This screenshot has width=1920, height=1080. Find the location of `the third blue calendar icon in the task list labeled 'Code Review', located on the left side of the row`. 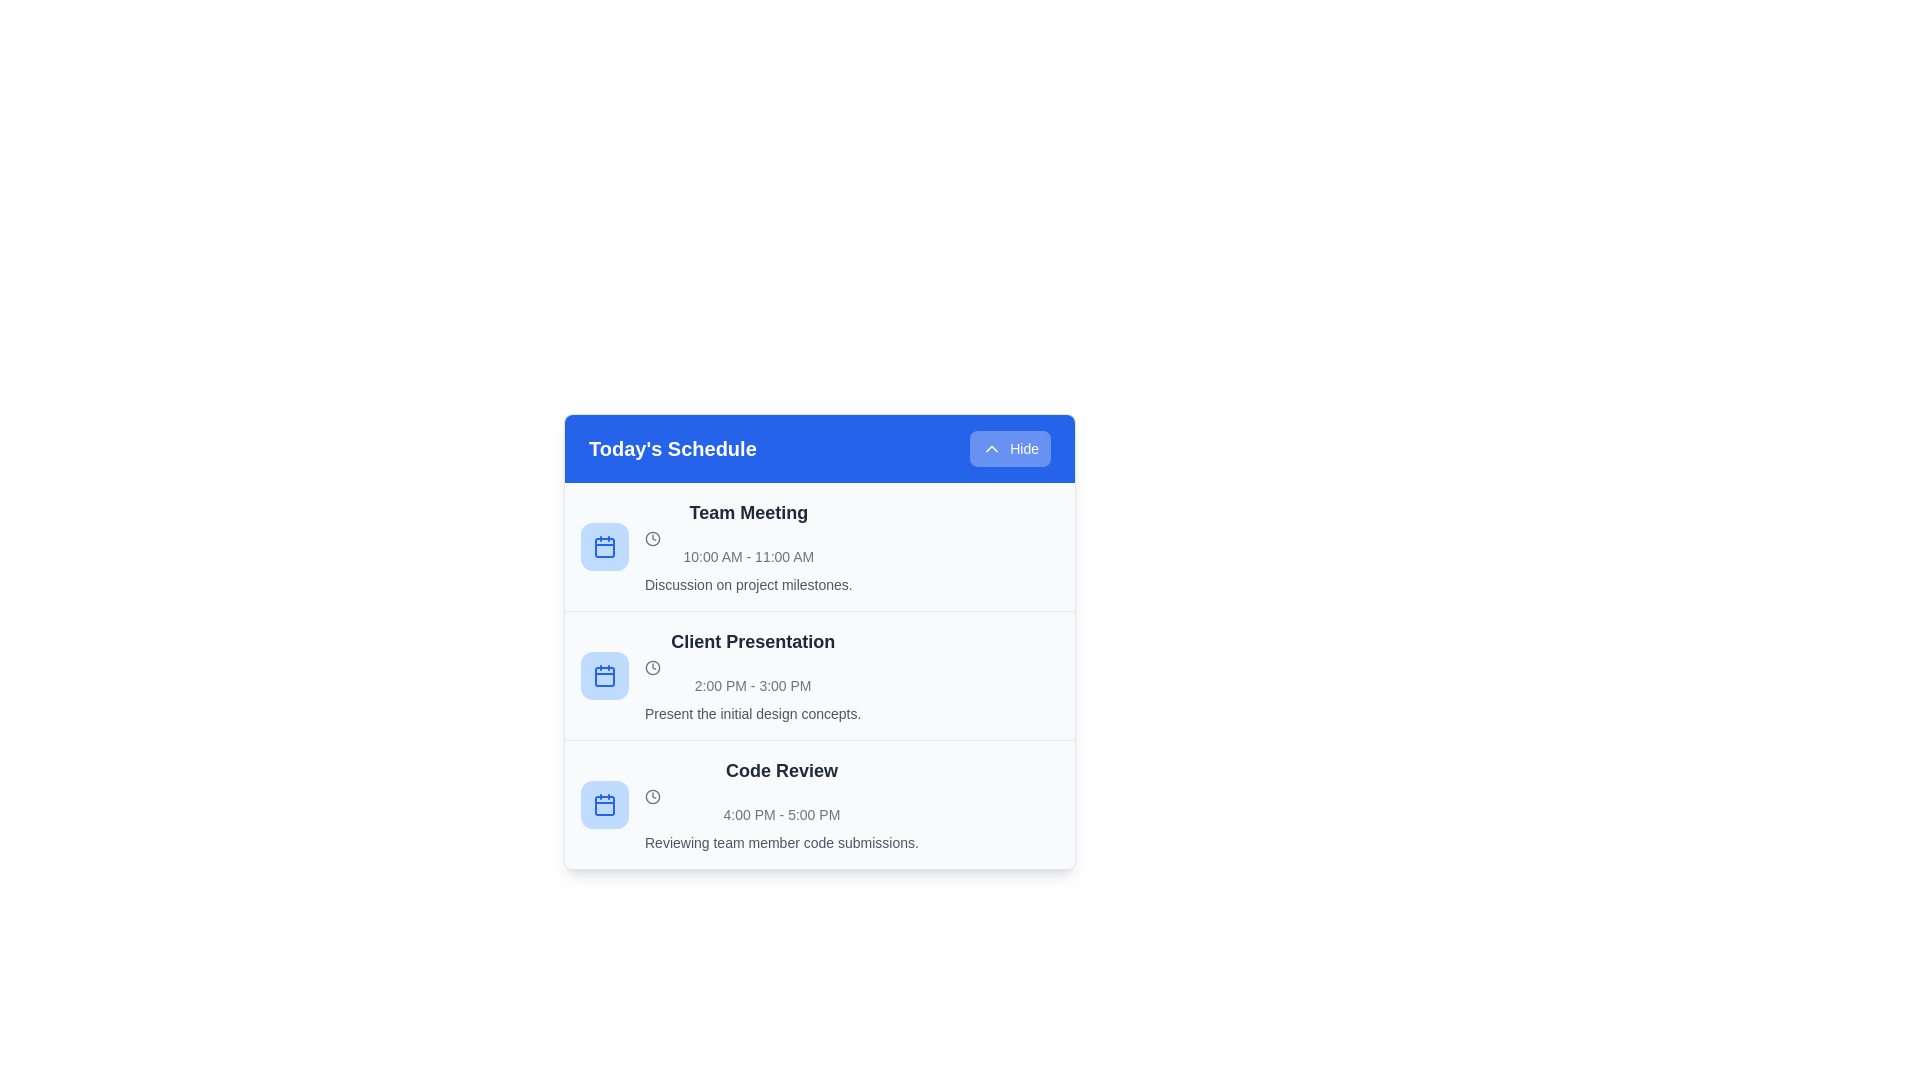

the third blue calendar icon in the task list labeled 'Code Review', located on the left side of the row is located at coordinates (603, 804).